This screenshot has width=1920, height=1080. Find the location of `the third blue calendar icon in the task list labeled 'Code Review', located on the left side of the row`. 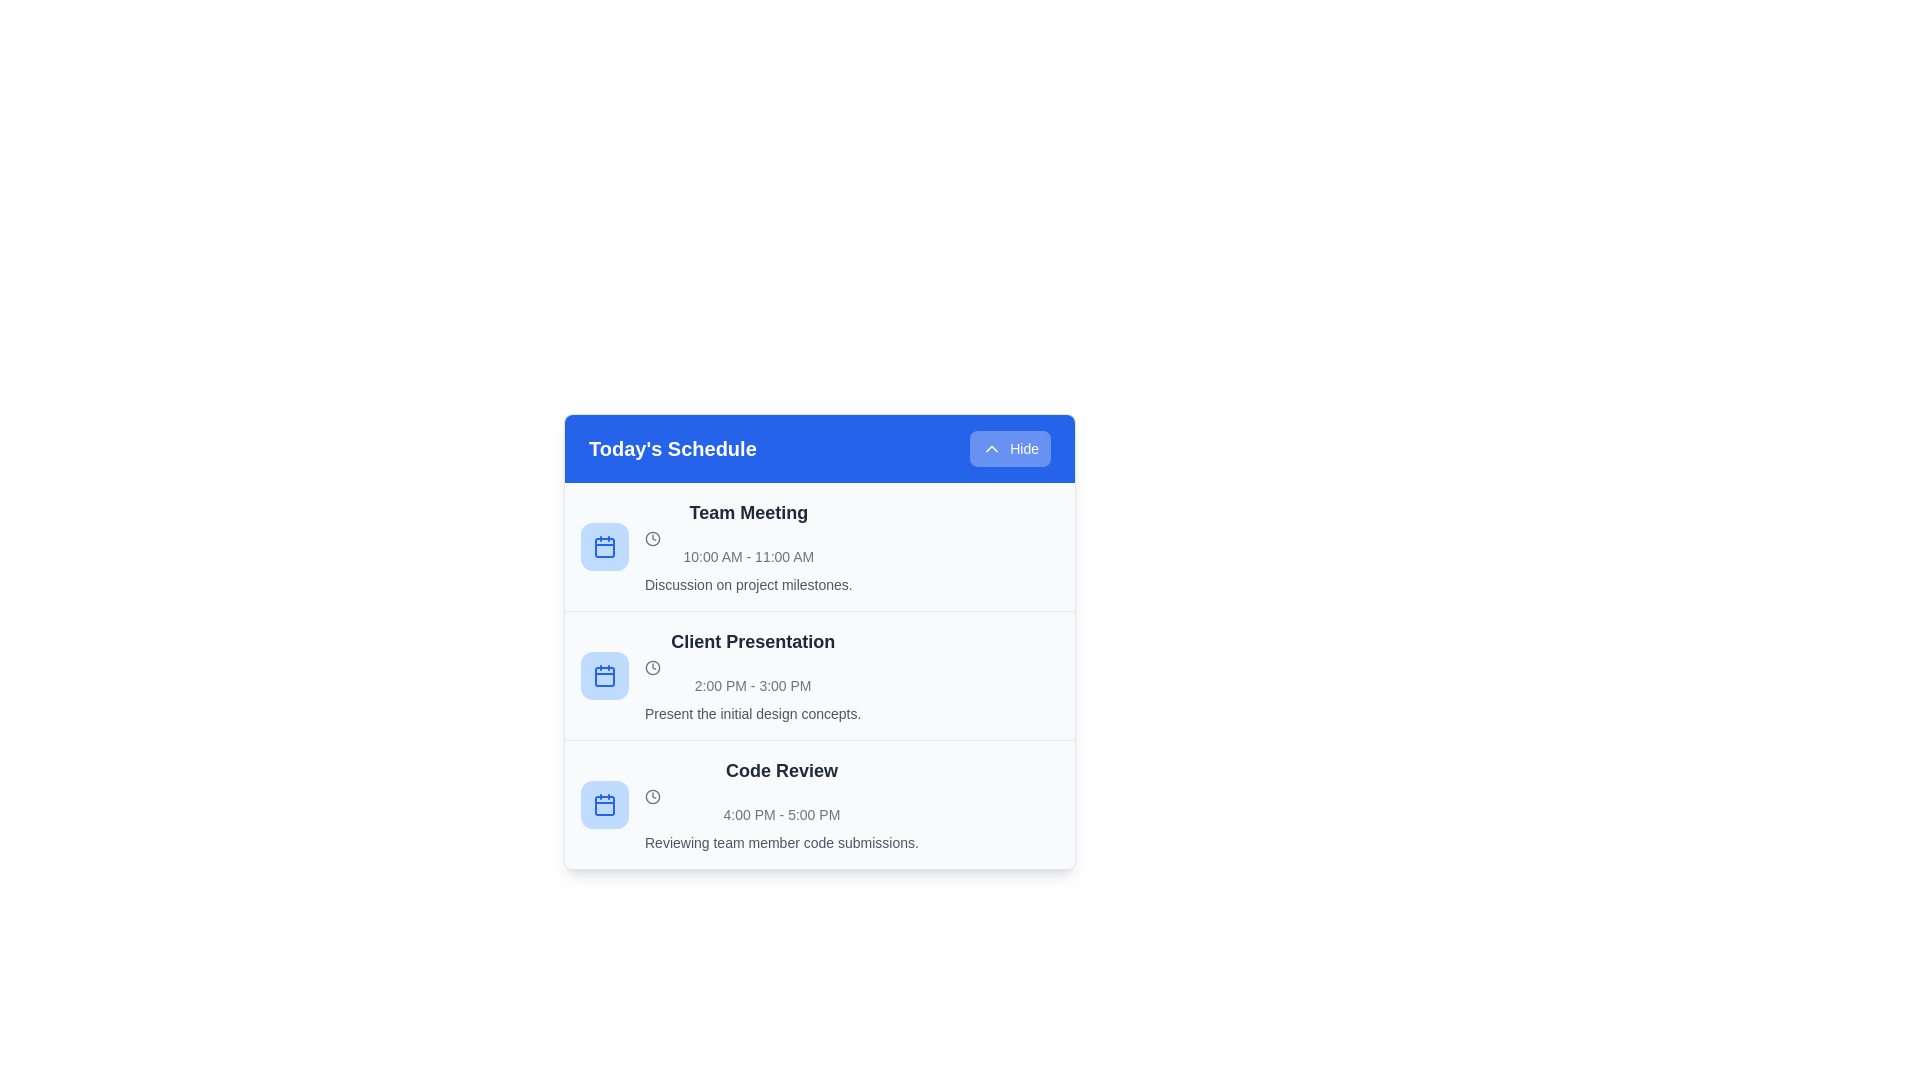

the third blue calendar icon in the task list labeled 'Code Review', located on the left side of the row is located at coordinates (603, 804).